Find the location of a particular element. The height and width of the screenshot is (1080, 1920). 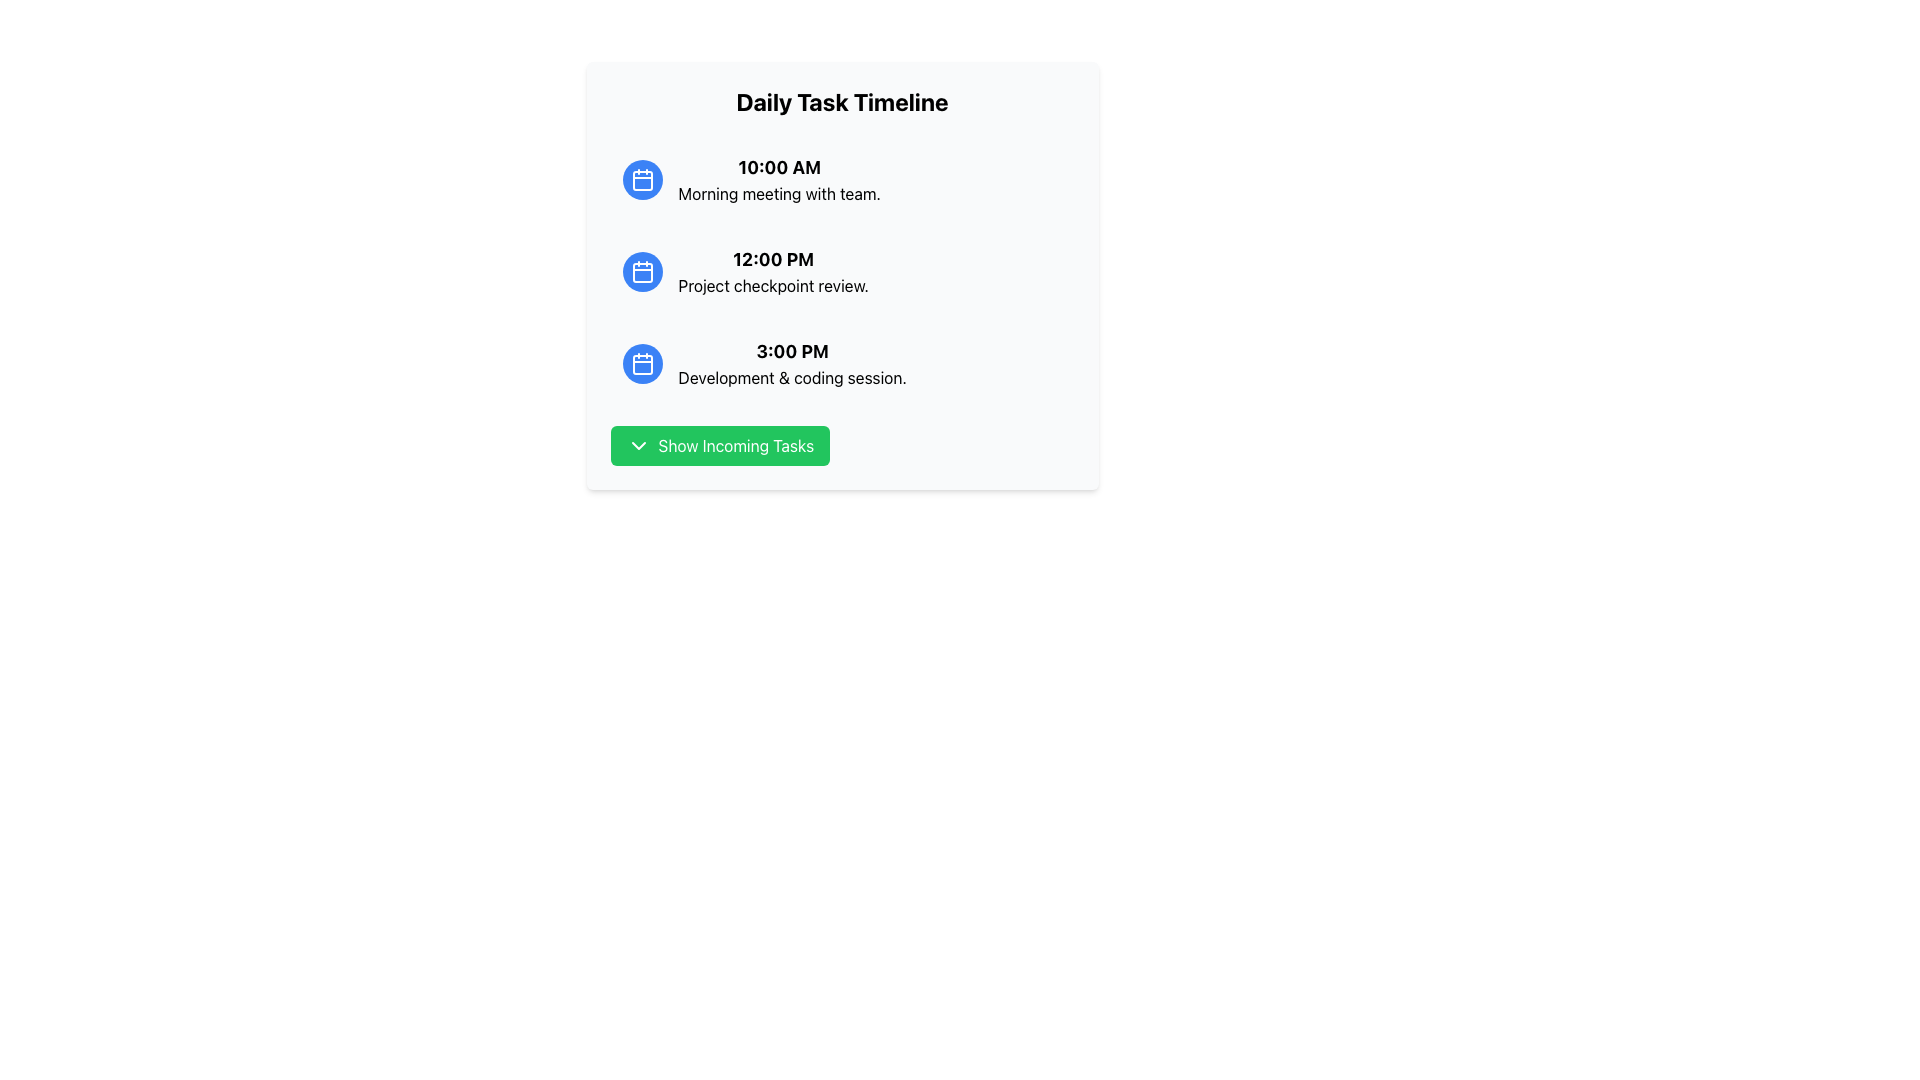

the calendar icon, which is the second in a vertical sequence of three icons, located to the left of the text '12:00 PM Project checkpoint review' in the timeline list is located at coordinates (642, 272).